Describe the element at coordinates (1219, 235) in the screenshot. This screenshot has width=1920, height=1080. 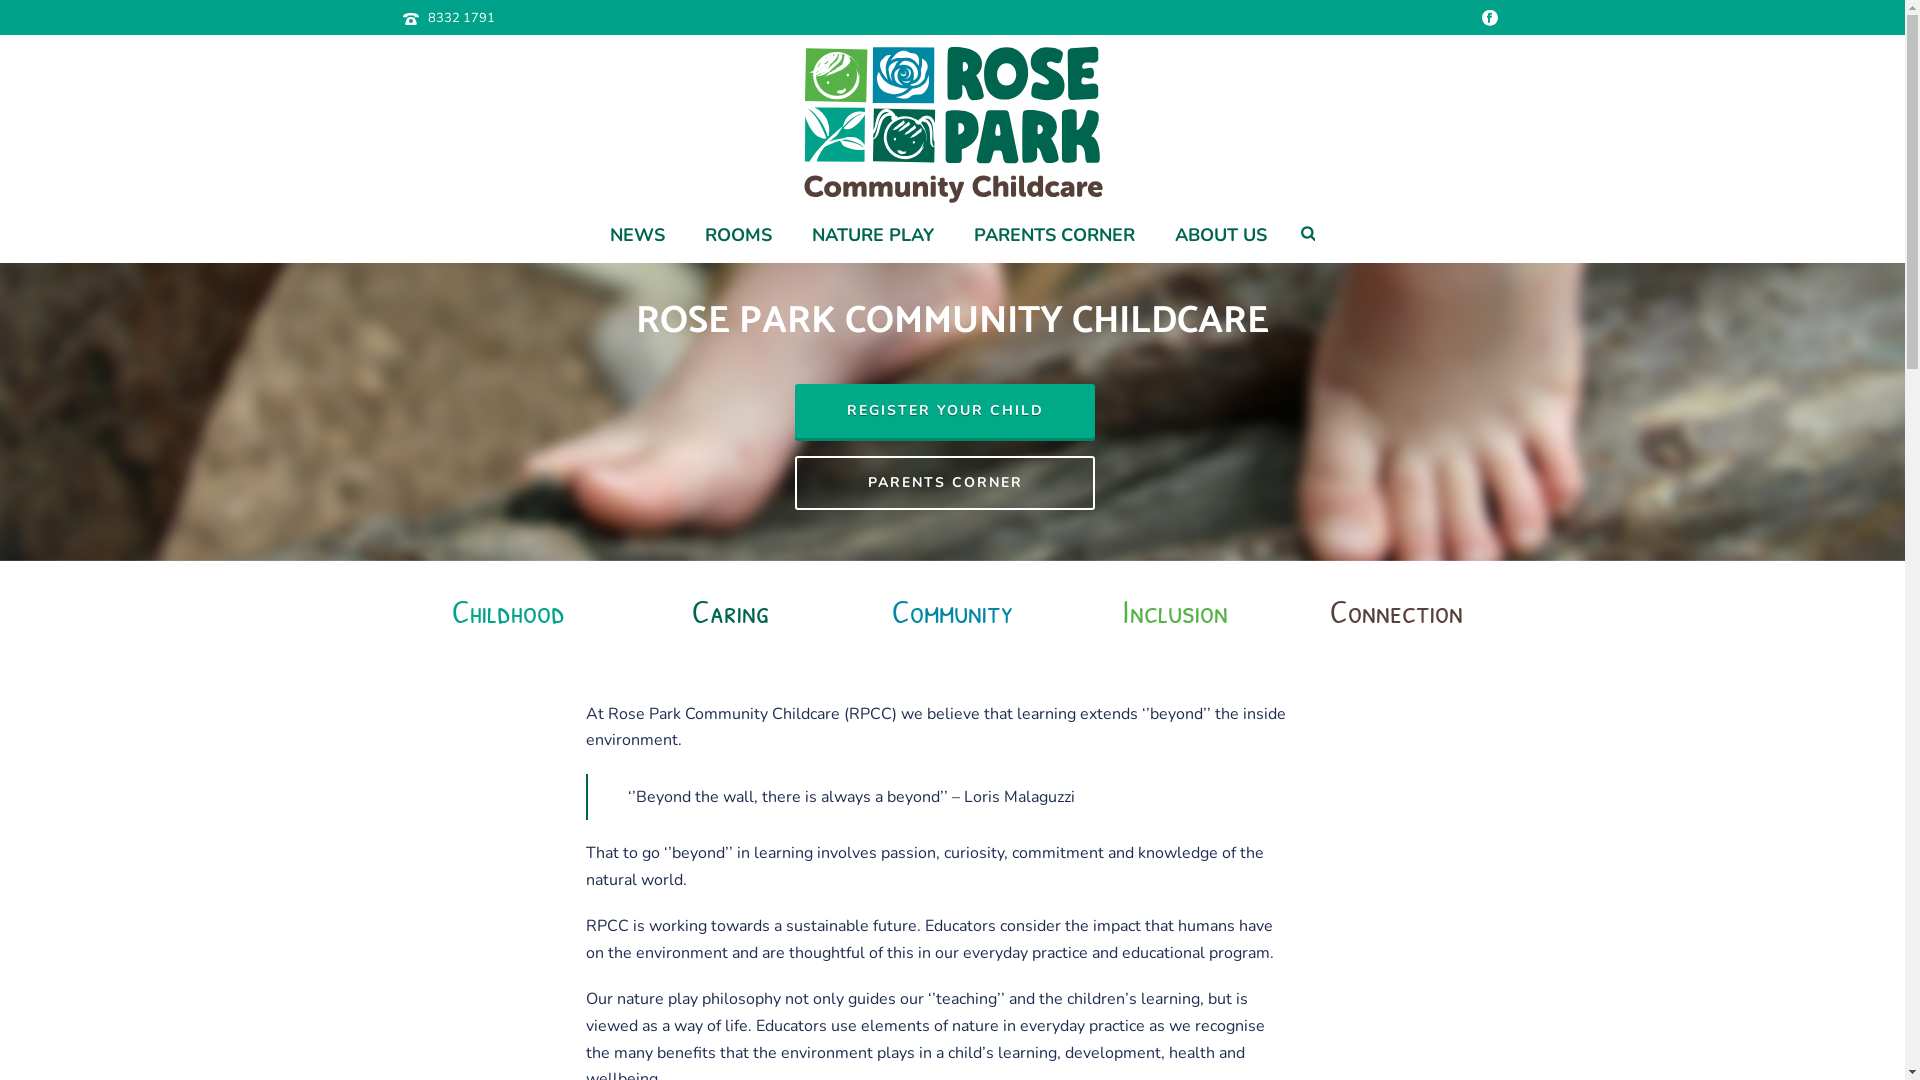
I see `'ABOUT US'` at that location.